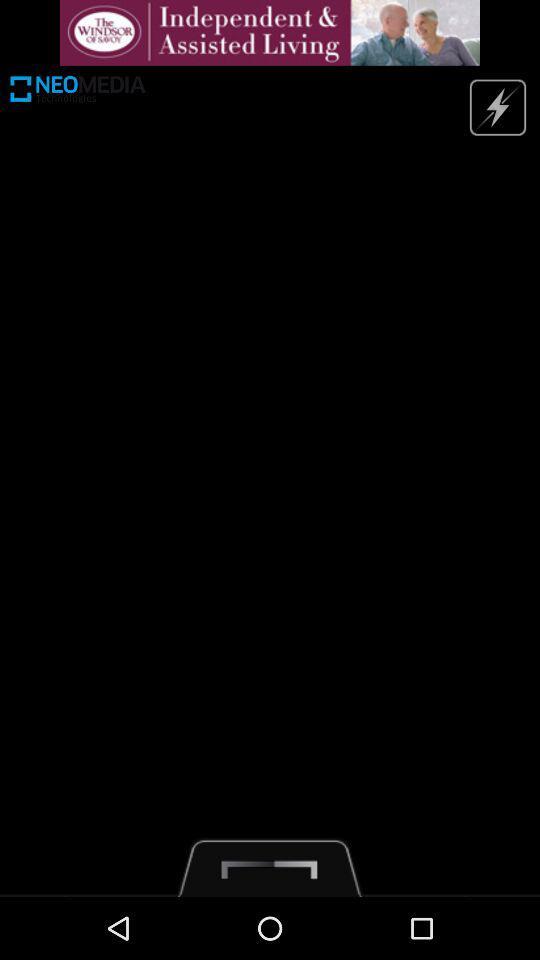  Describe the element at coordinates (270, 31) in the screenshot. I see `click top advertisement` at that location.